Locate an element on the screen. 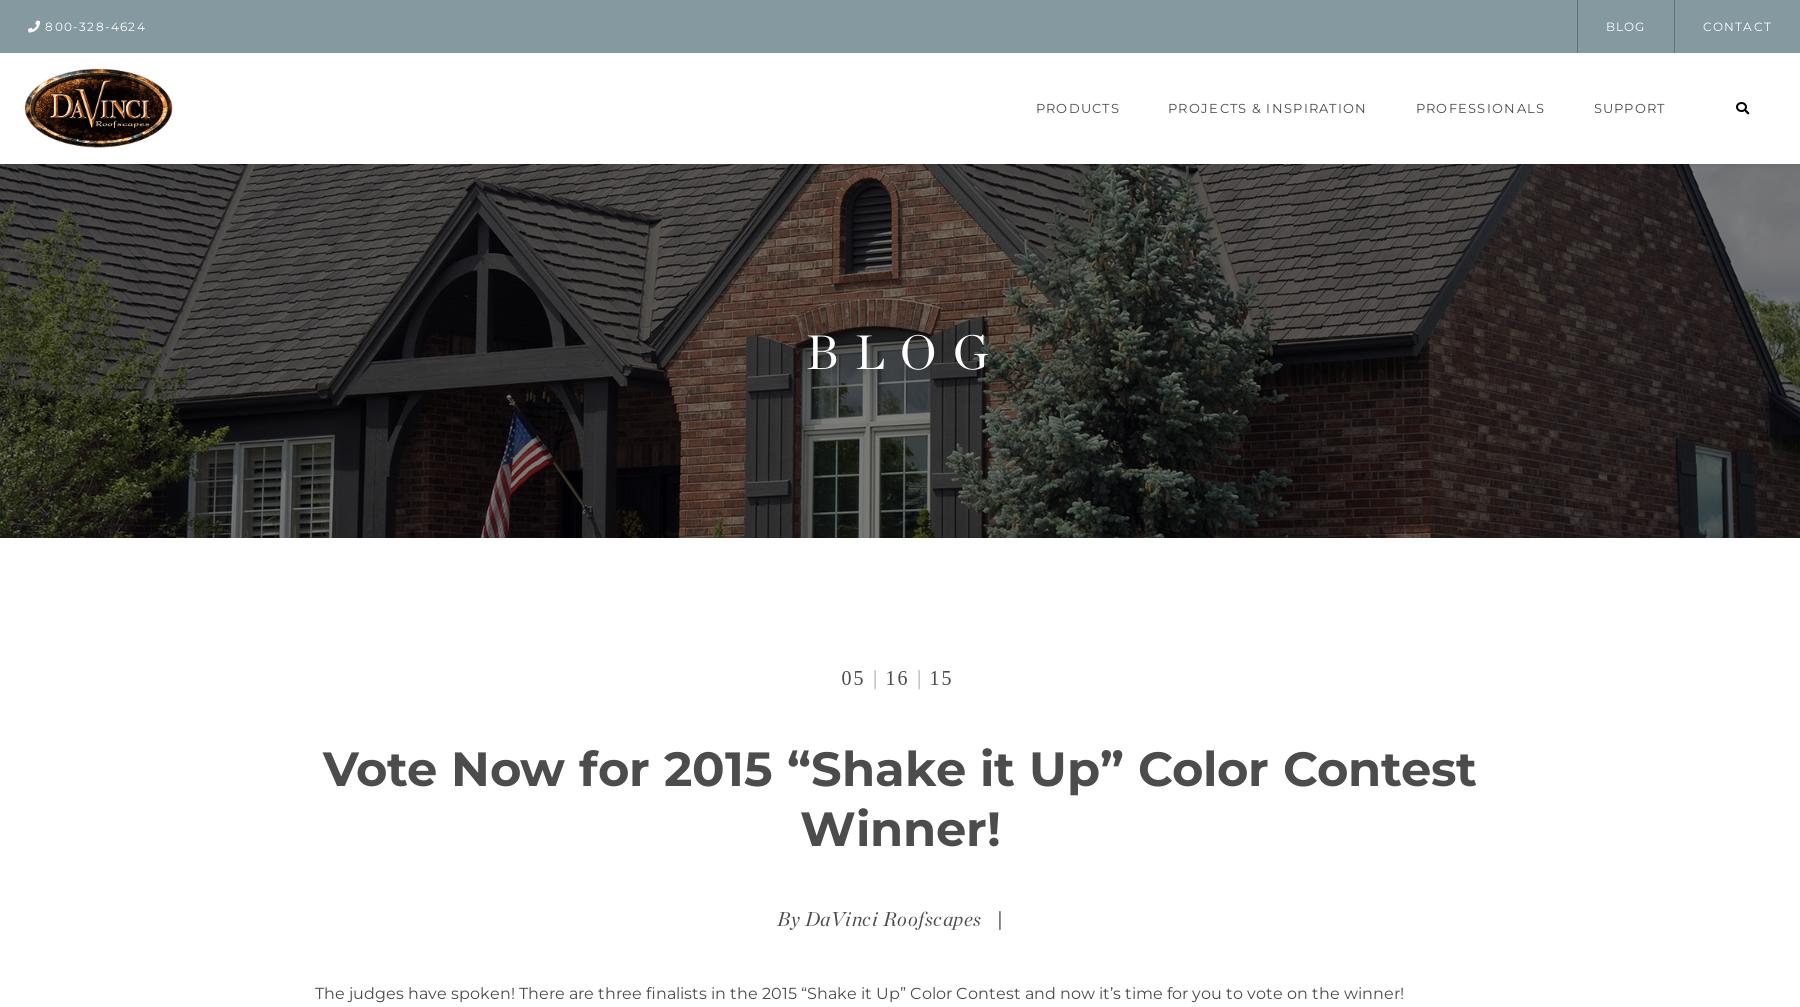 The image size is (1800, 1007). 'By' is located at coordinates (790, 917).